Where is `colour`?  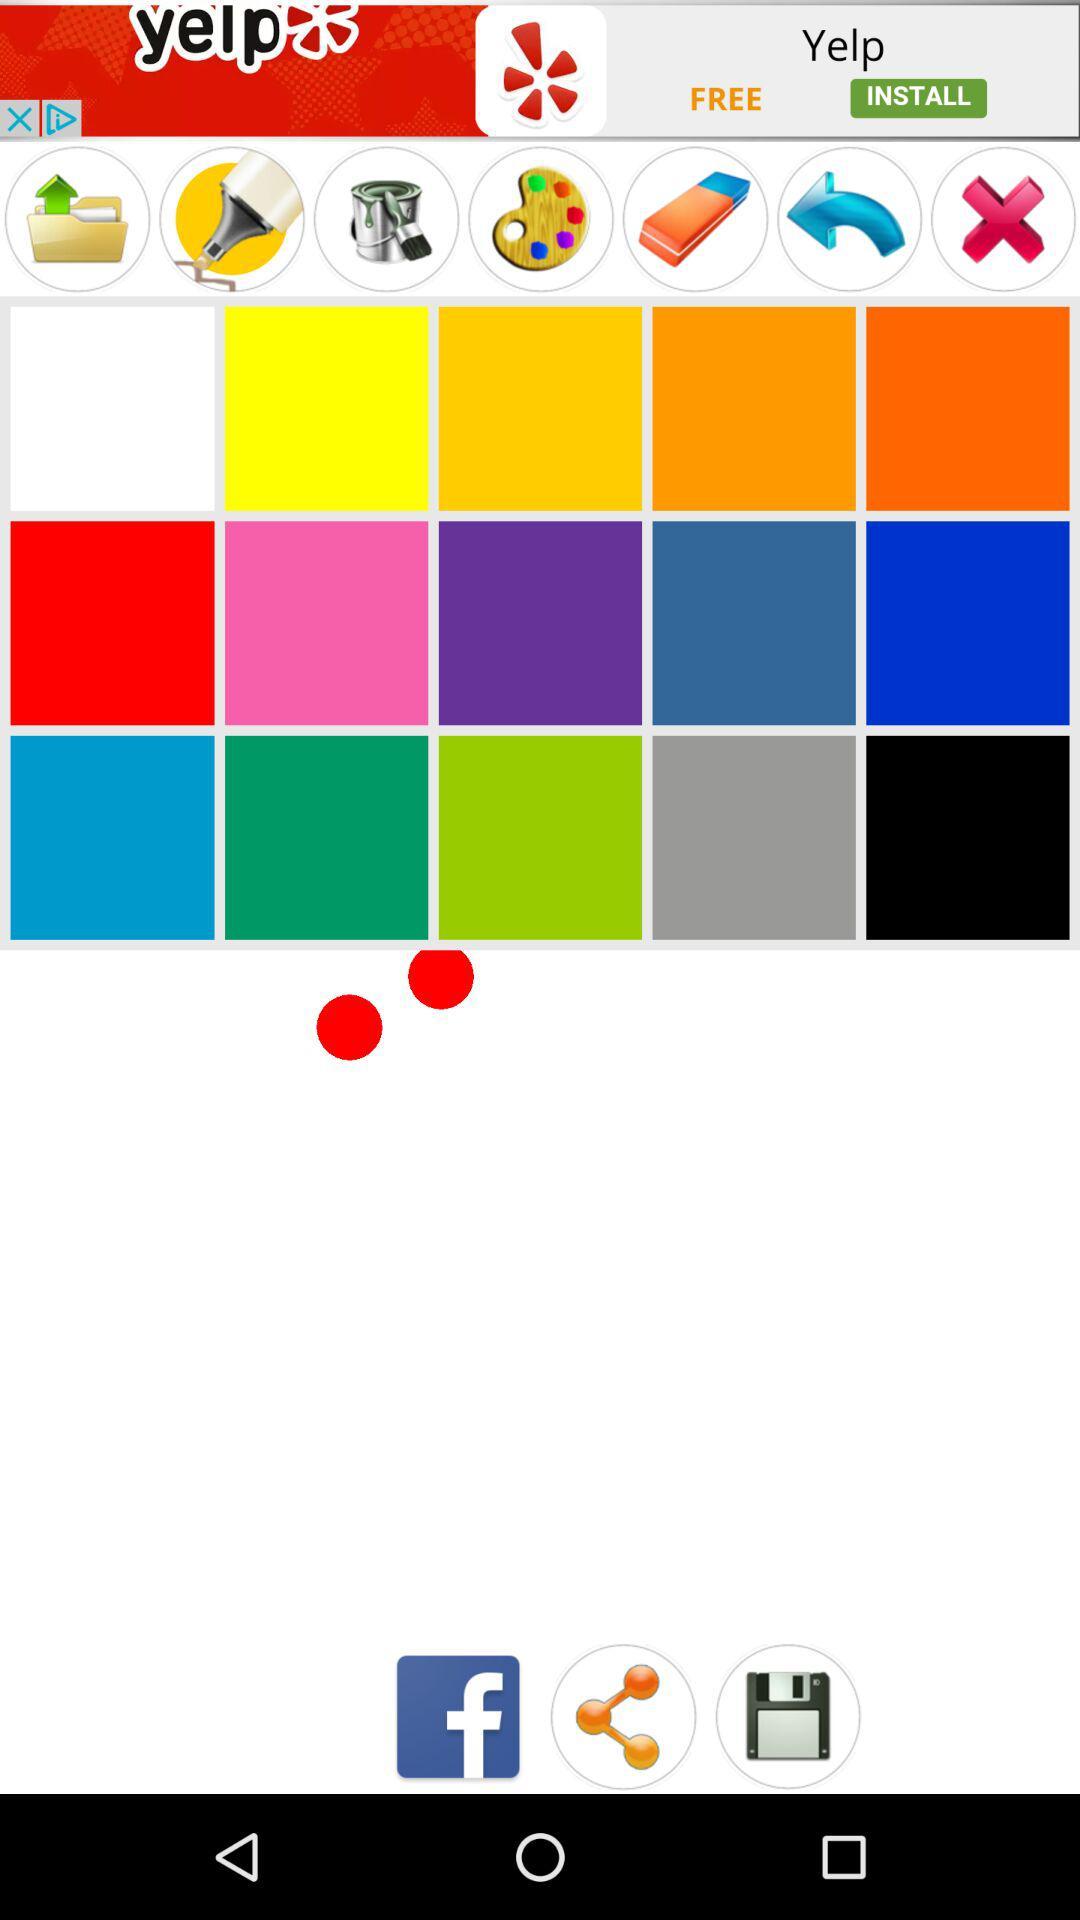
colour is located at coordinates (540, 407).